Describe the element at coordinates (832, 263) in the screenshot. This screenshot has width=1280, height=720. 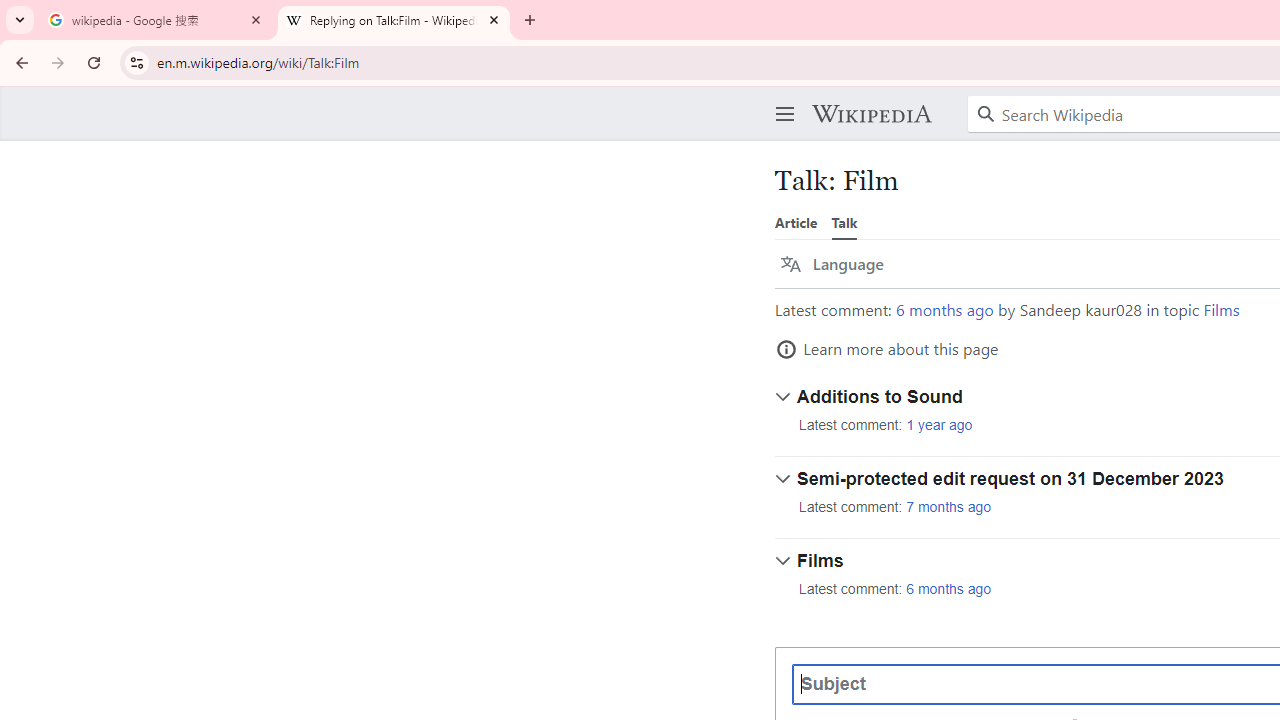
I see `'Language'` at that location.